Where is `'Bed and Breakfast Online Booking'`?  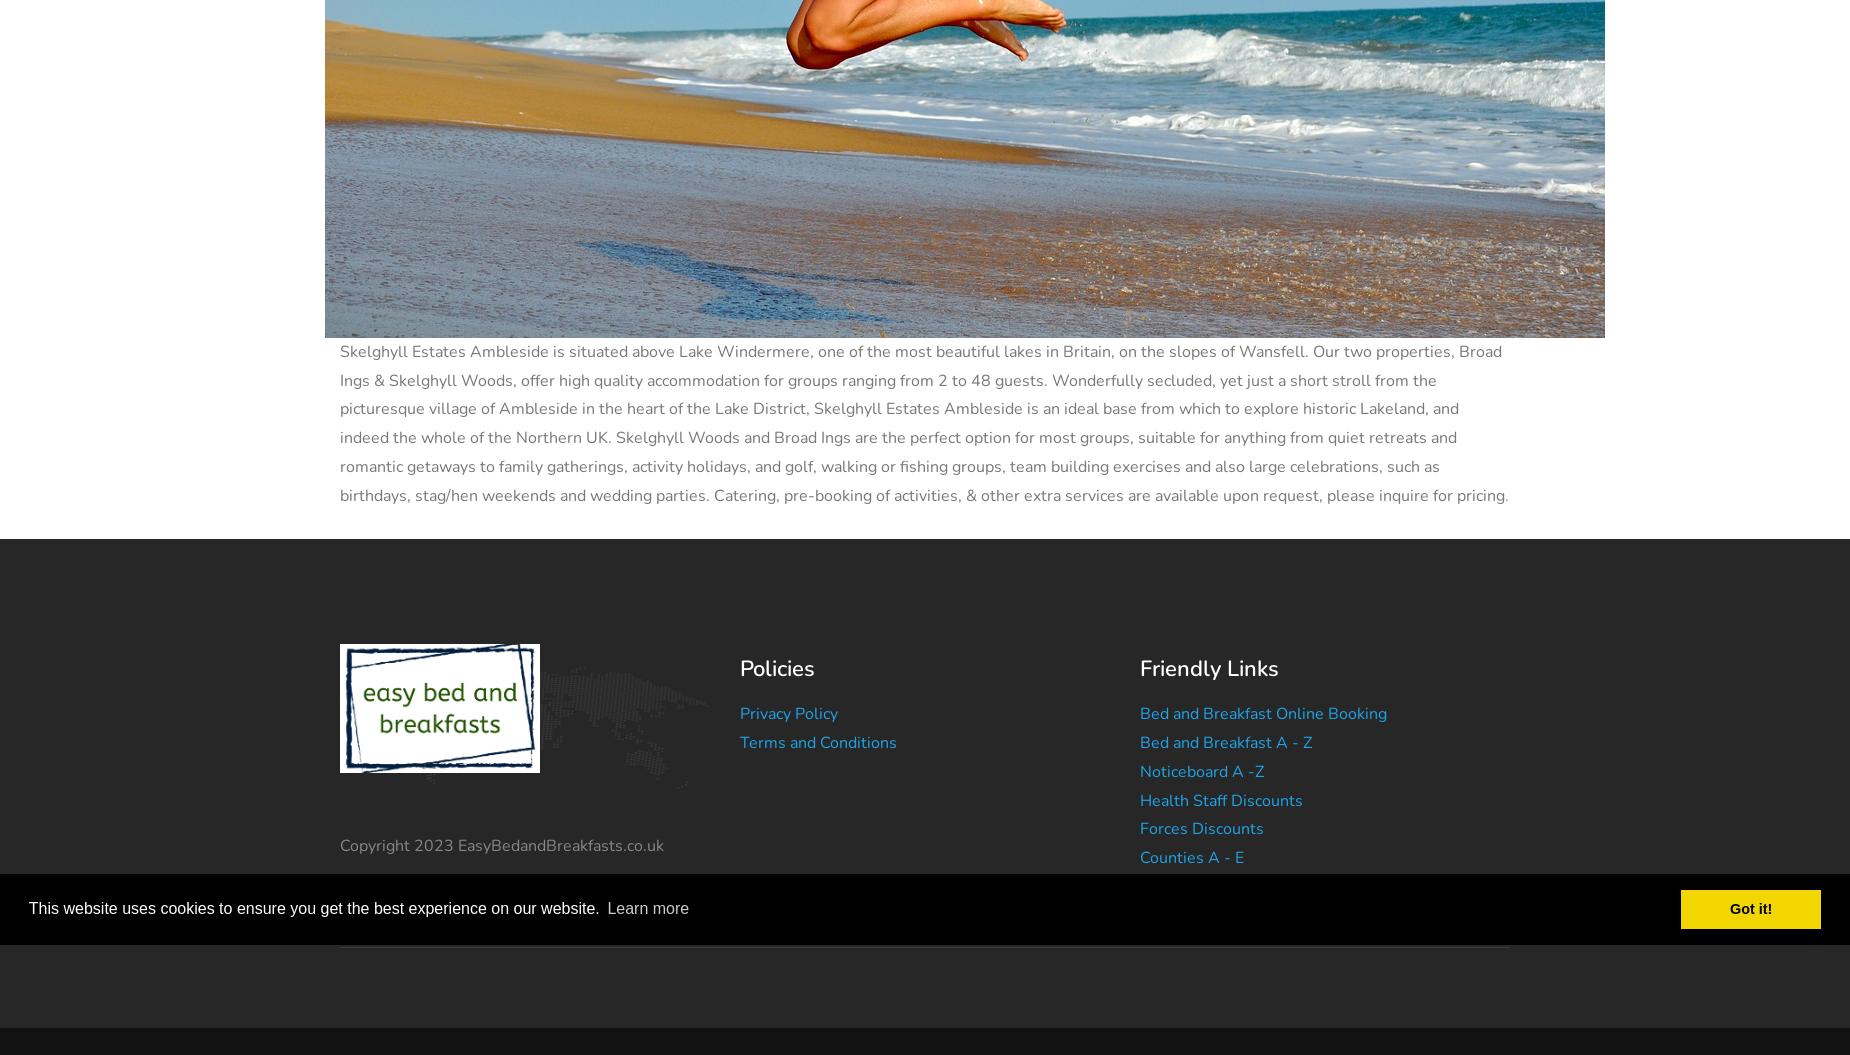 'Bed and Breakfast Online Booking' is located at coordinates (1262, 714).